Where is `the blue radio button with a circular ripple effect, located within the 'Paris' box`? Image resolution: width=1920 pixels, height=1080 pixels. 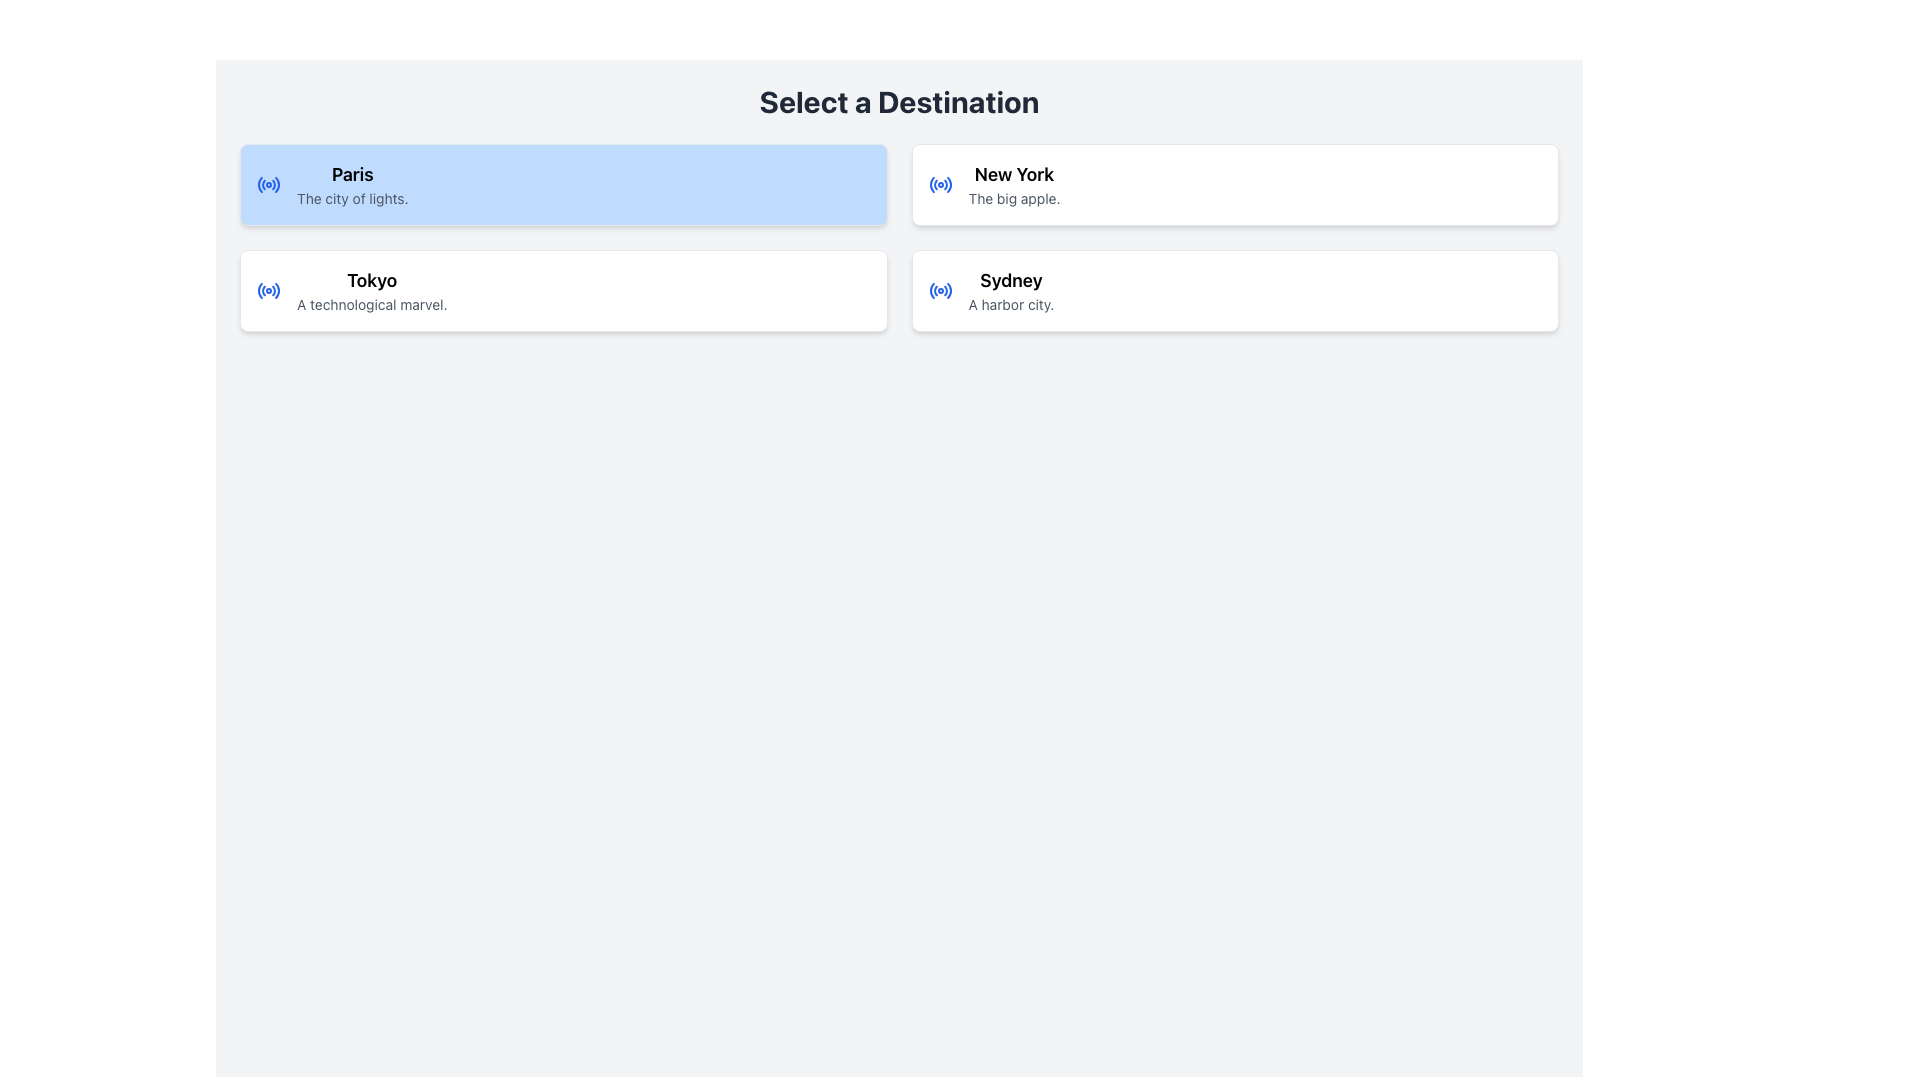 the blue radio button with a circular ripple effect, located within the 'Paris' box is located at coordinates (267, 185).